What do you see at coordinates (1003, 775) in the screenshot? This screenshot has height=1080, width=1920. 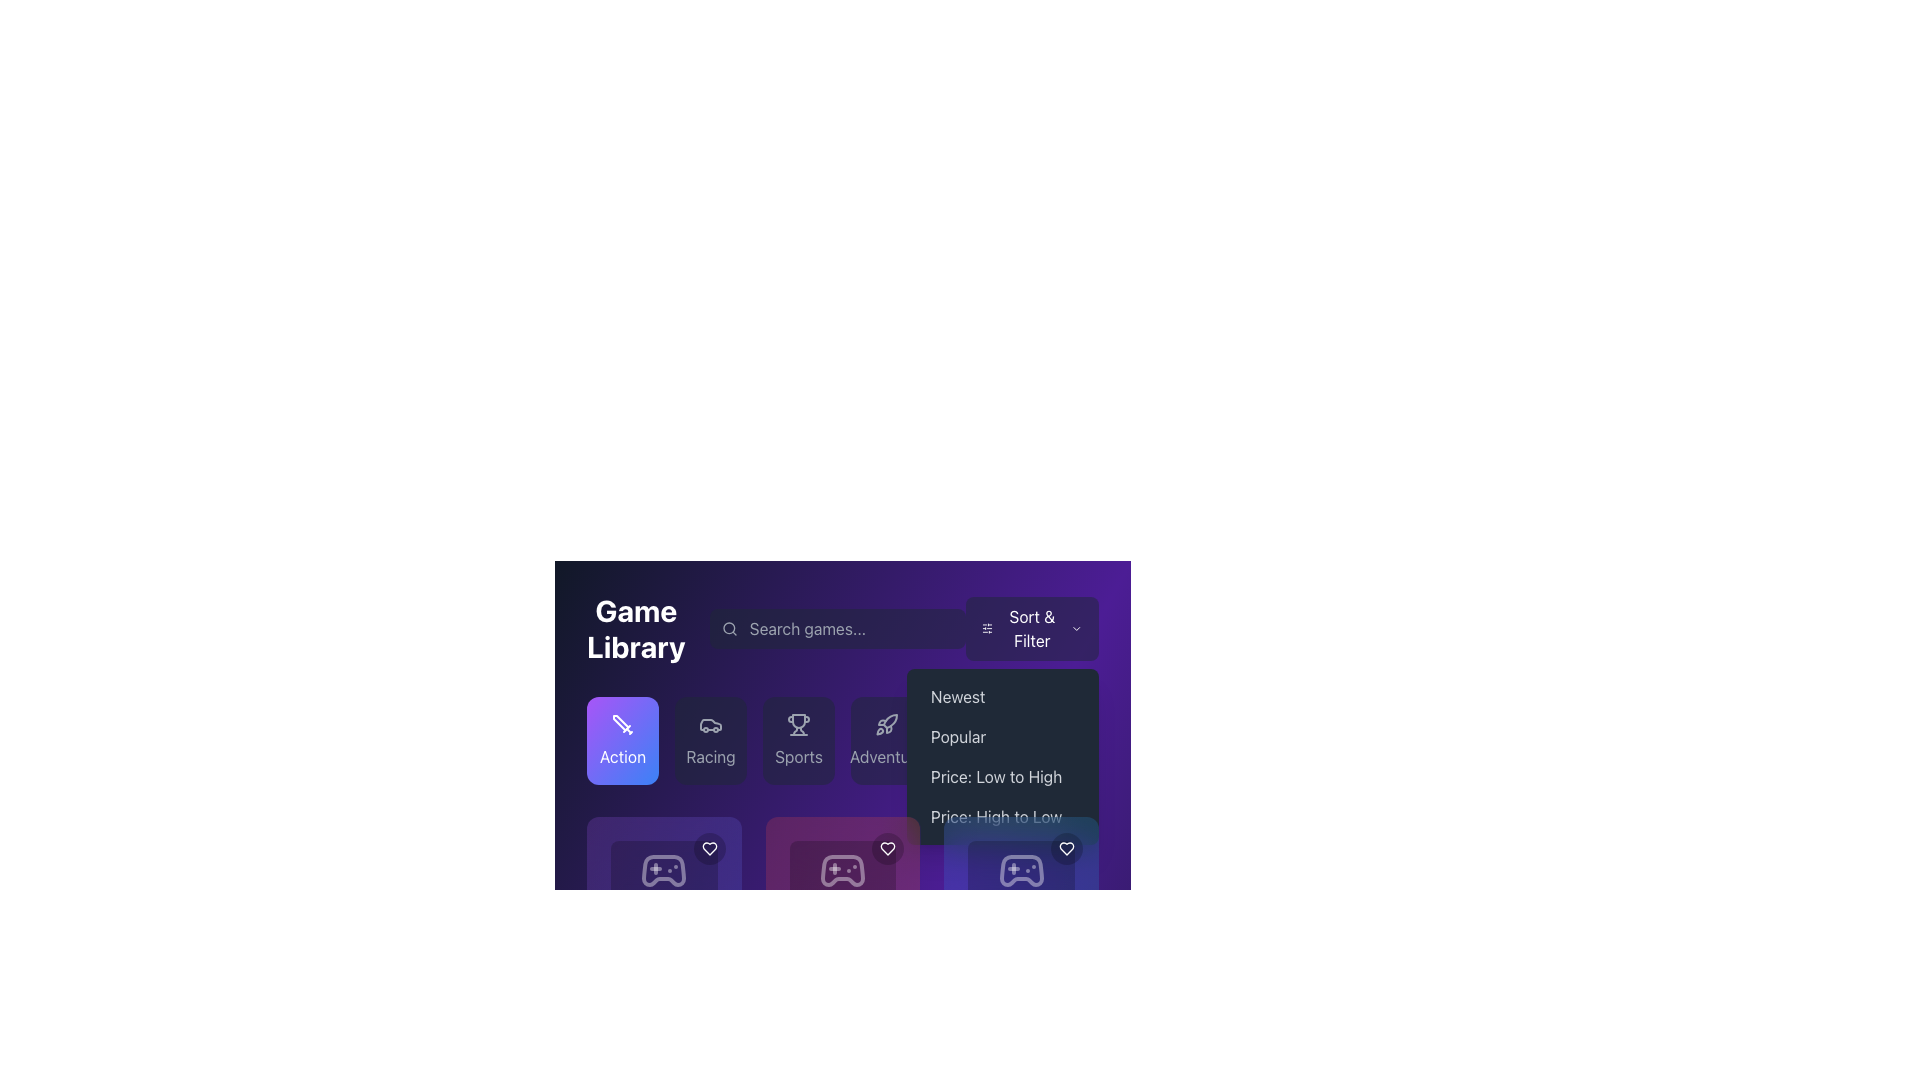 I see `the third item in the dropdown menu that sorts items by price in ascending order` at bounding box center [1003, 775].